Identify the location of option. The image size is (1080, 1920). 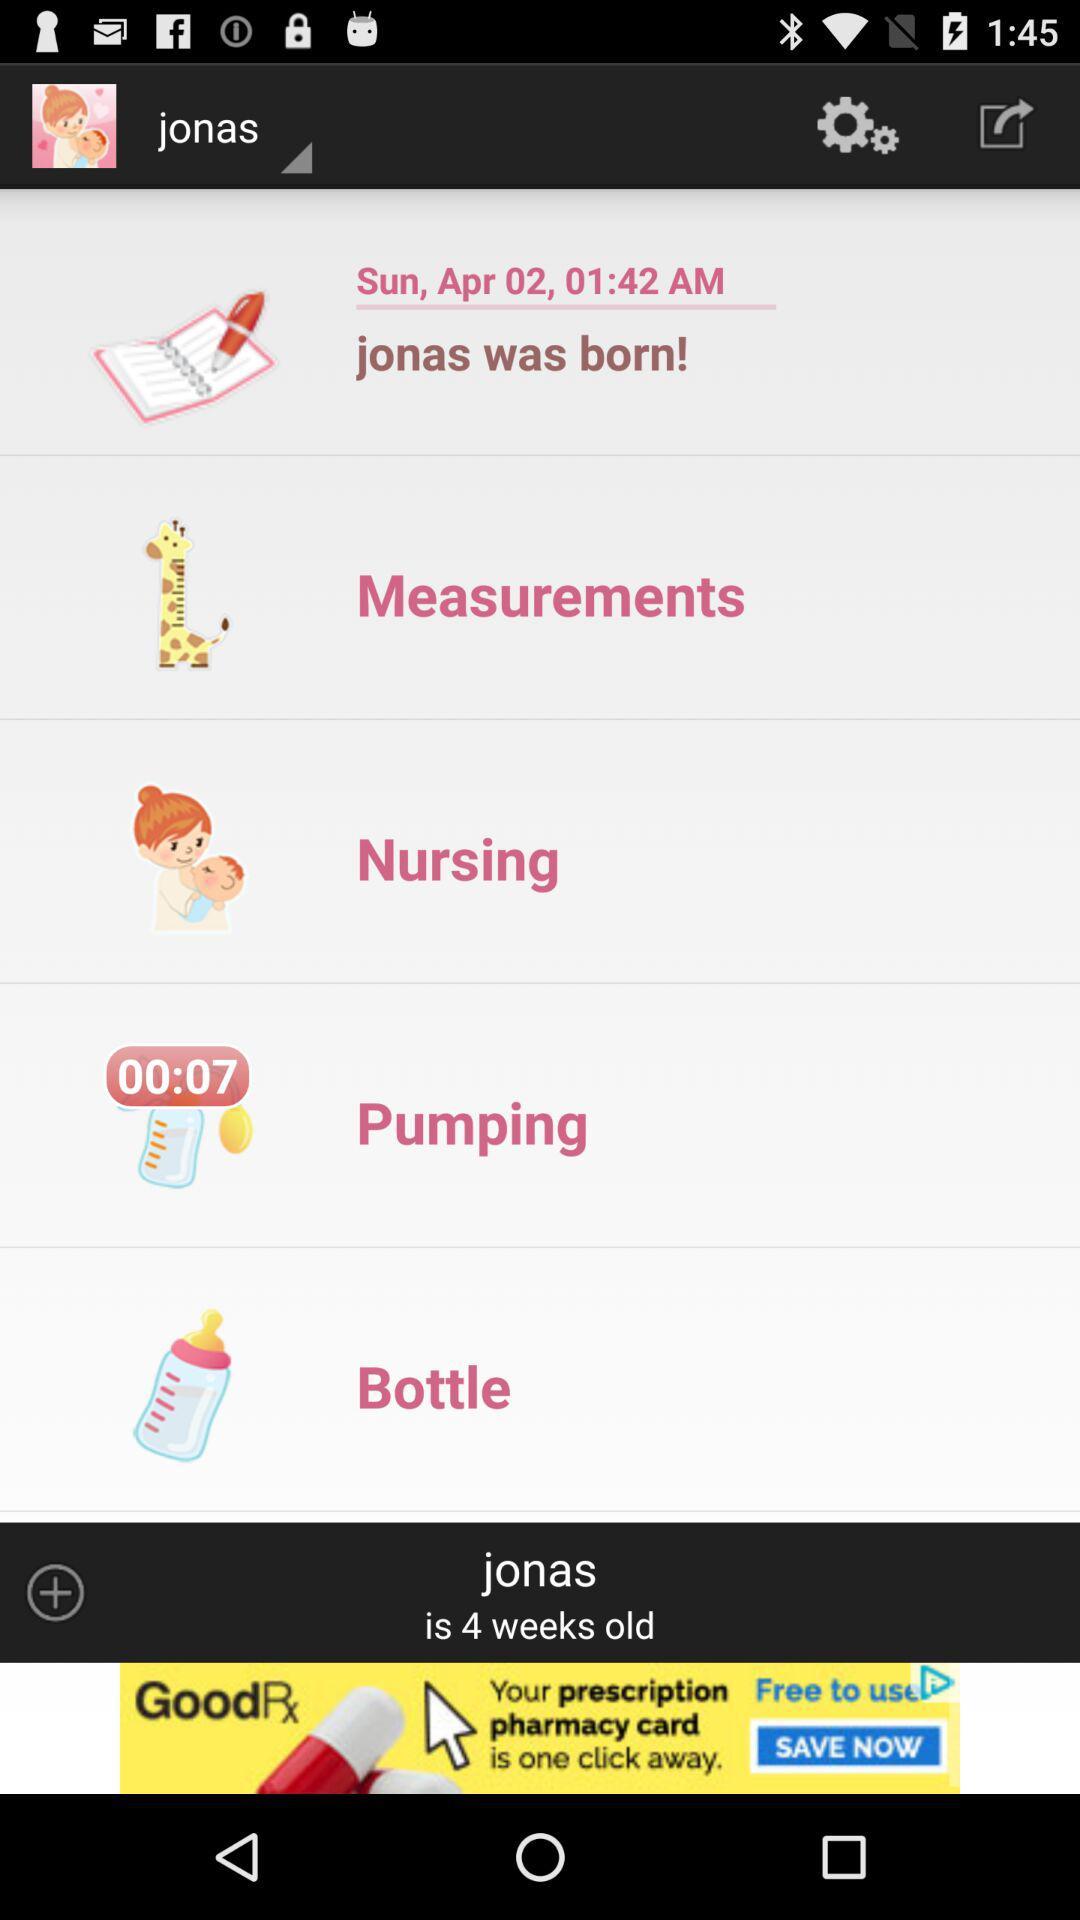
(540, 1727).